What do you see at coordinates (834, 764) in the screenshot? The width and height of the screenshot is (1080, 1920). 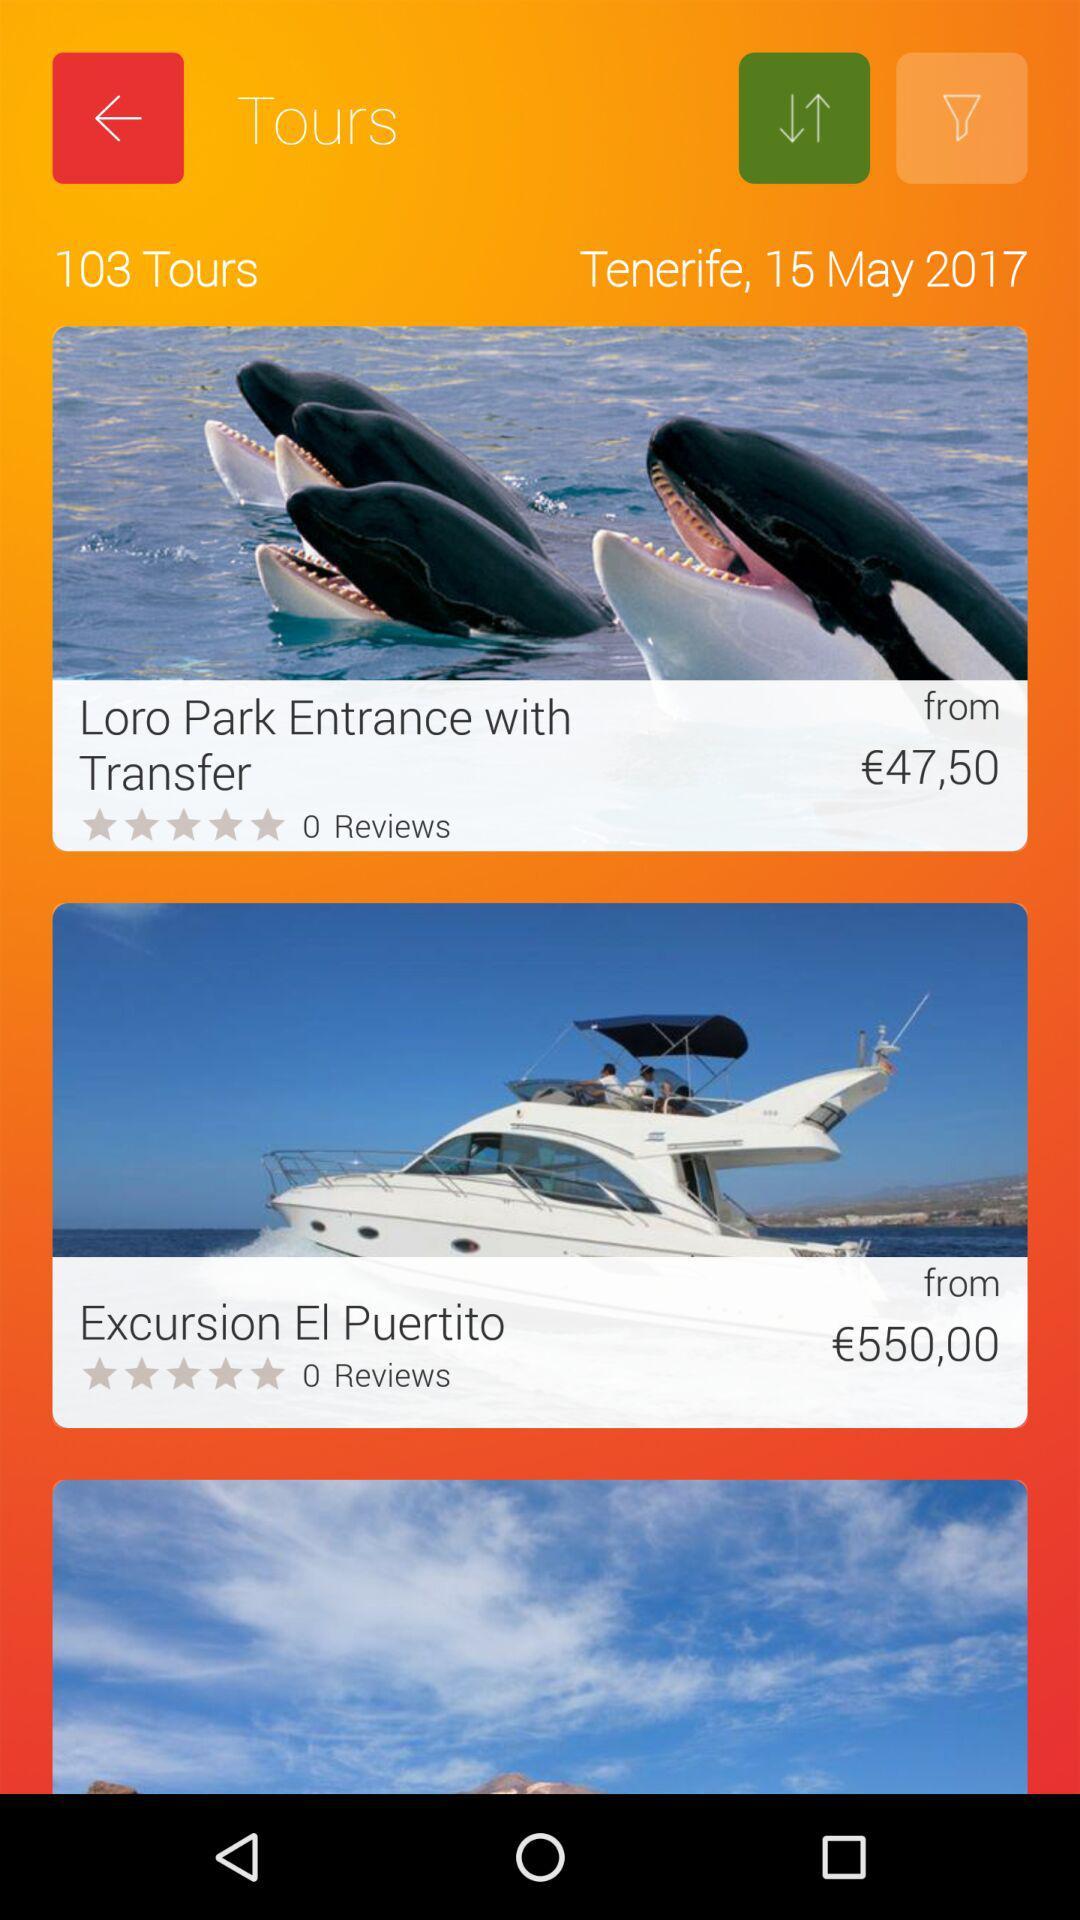 I see `the icon below the from item` at bounding box center [834, 764].